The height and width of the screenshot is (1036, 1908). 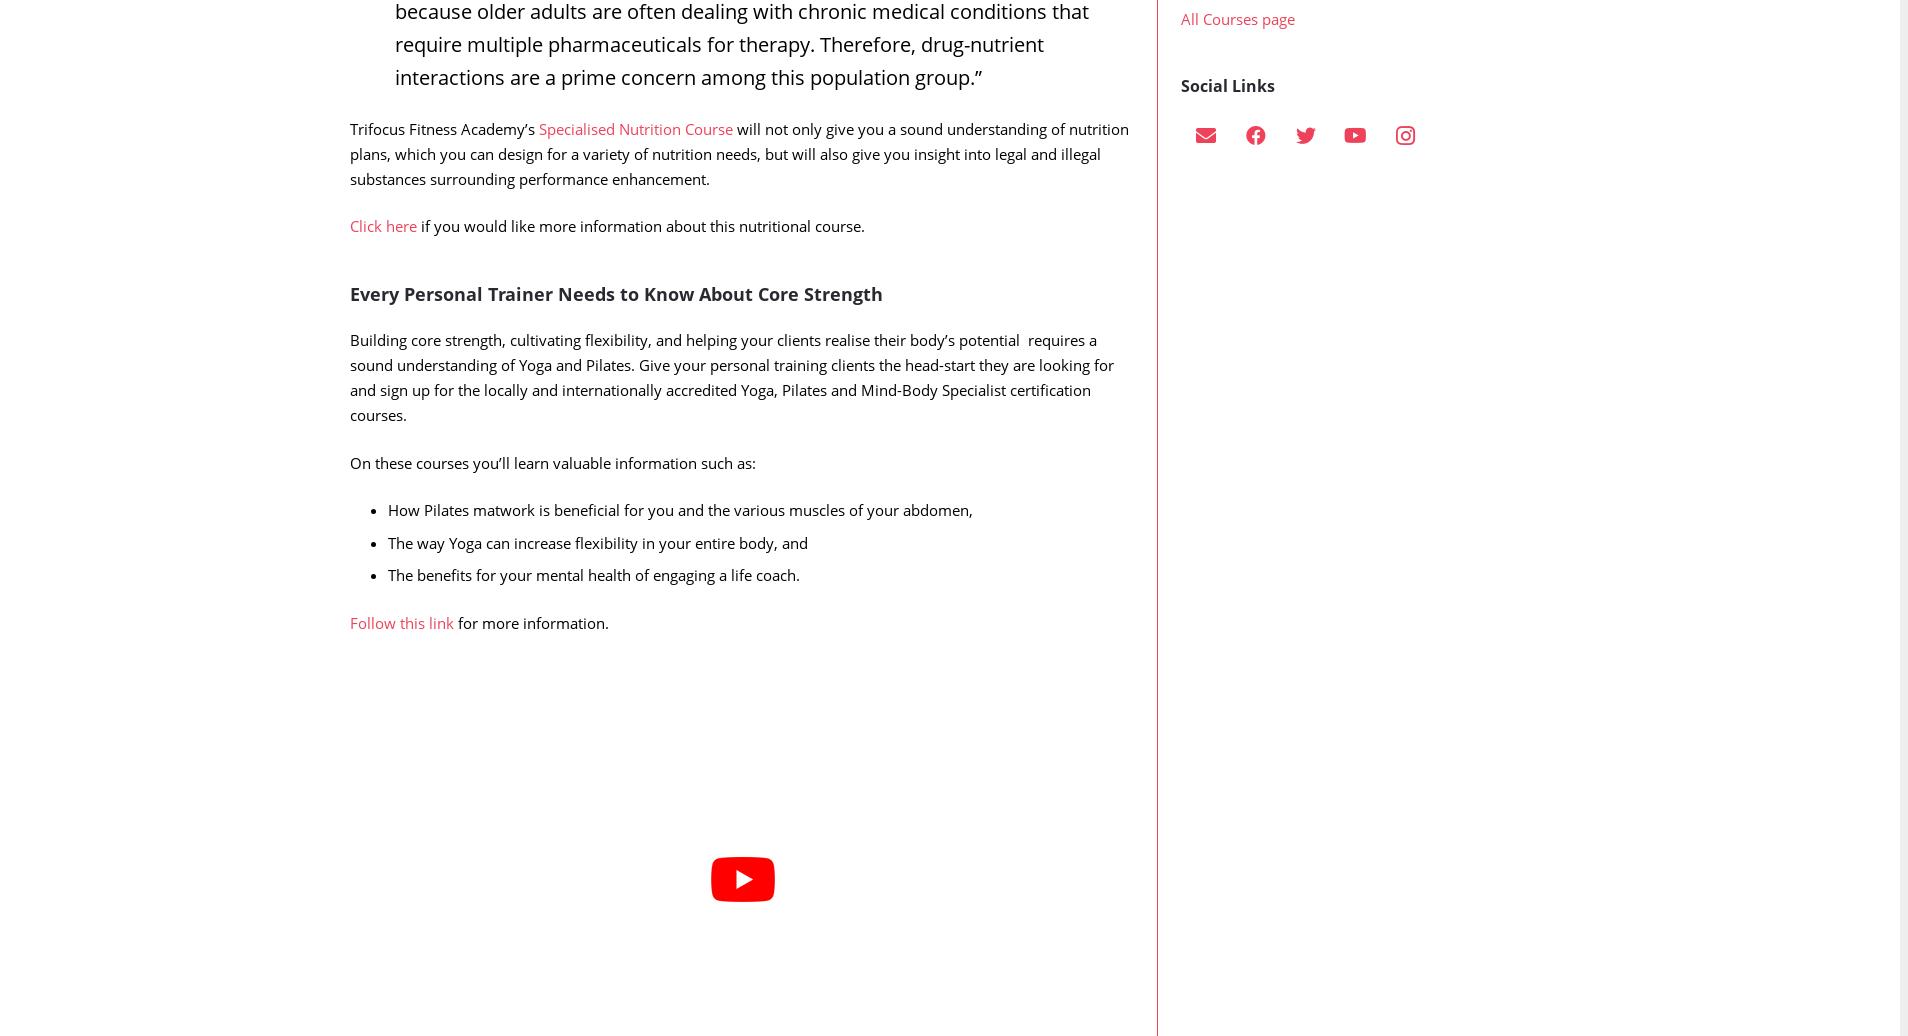 I want to click on 'Exercise Science Certification', so click(x=1278, y=33).